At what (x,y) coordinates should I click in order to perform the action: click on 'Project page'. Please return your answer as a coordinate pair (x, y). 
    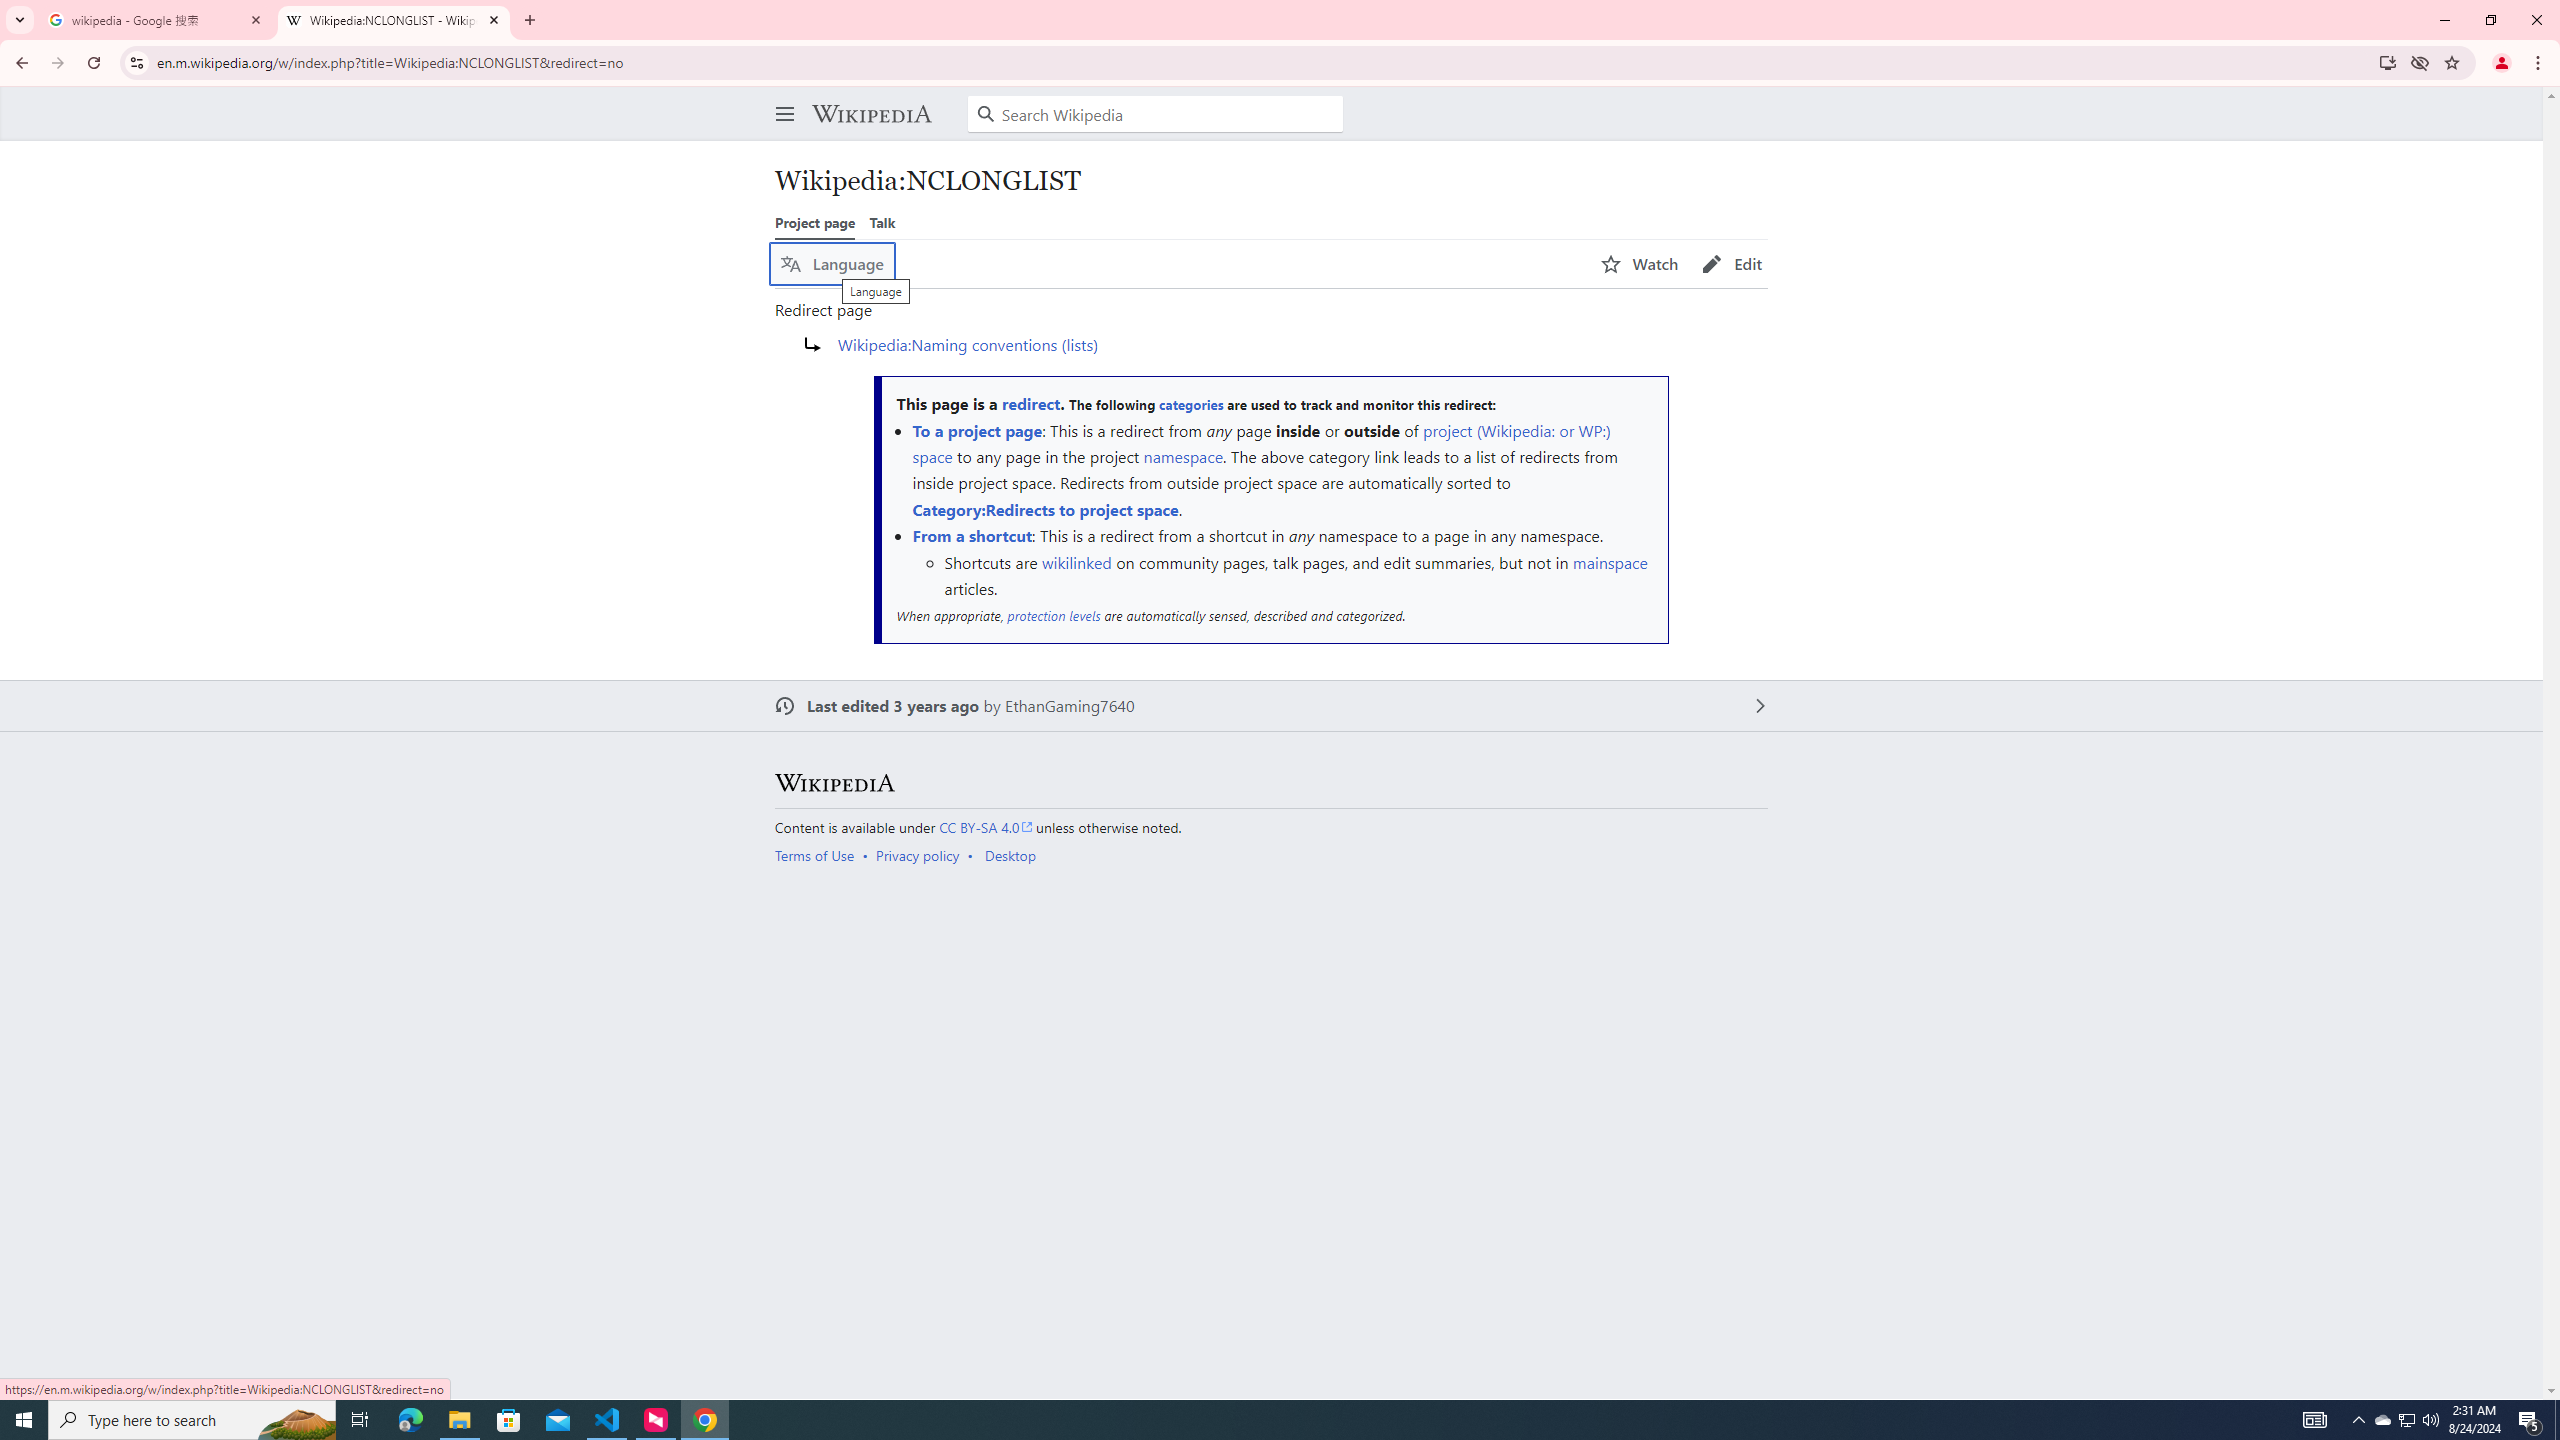
    Looking at the image, I should click on (814, 222).